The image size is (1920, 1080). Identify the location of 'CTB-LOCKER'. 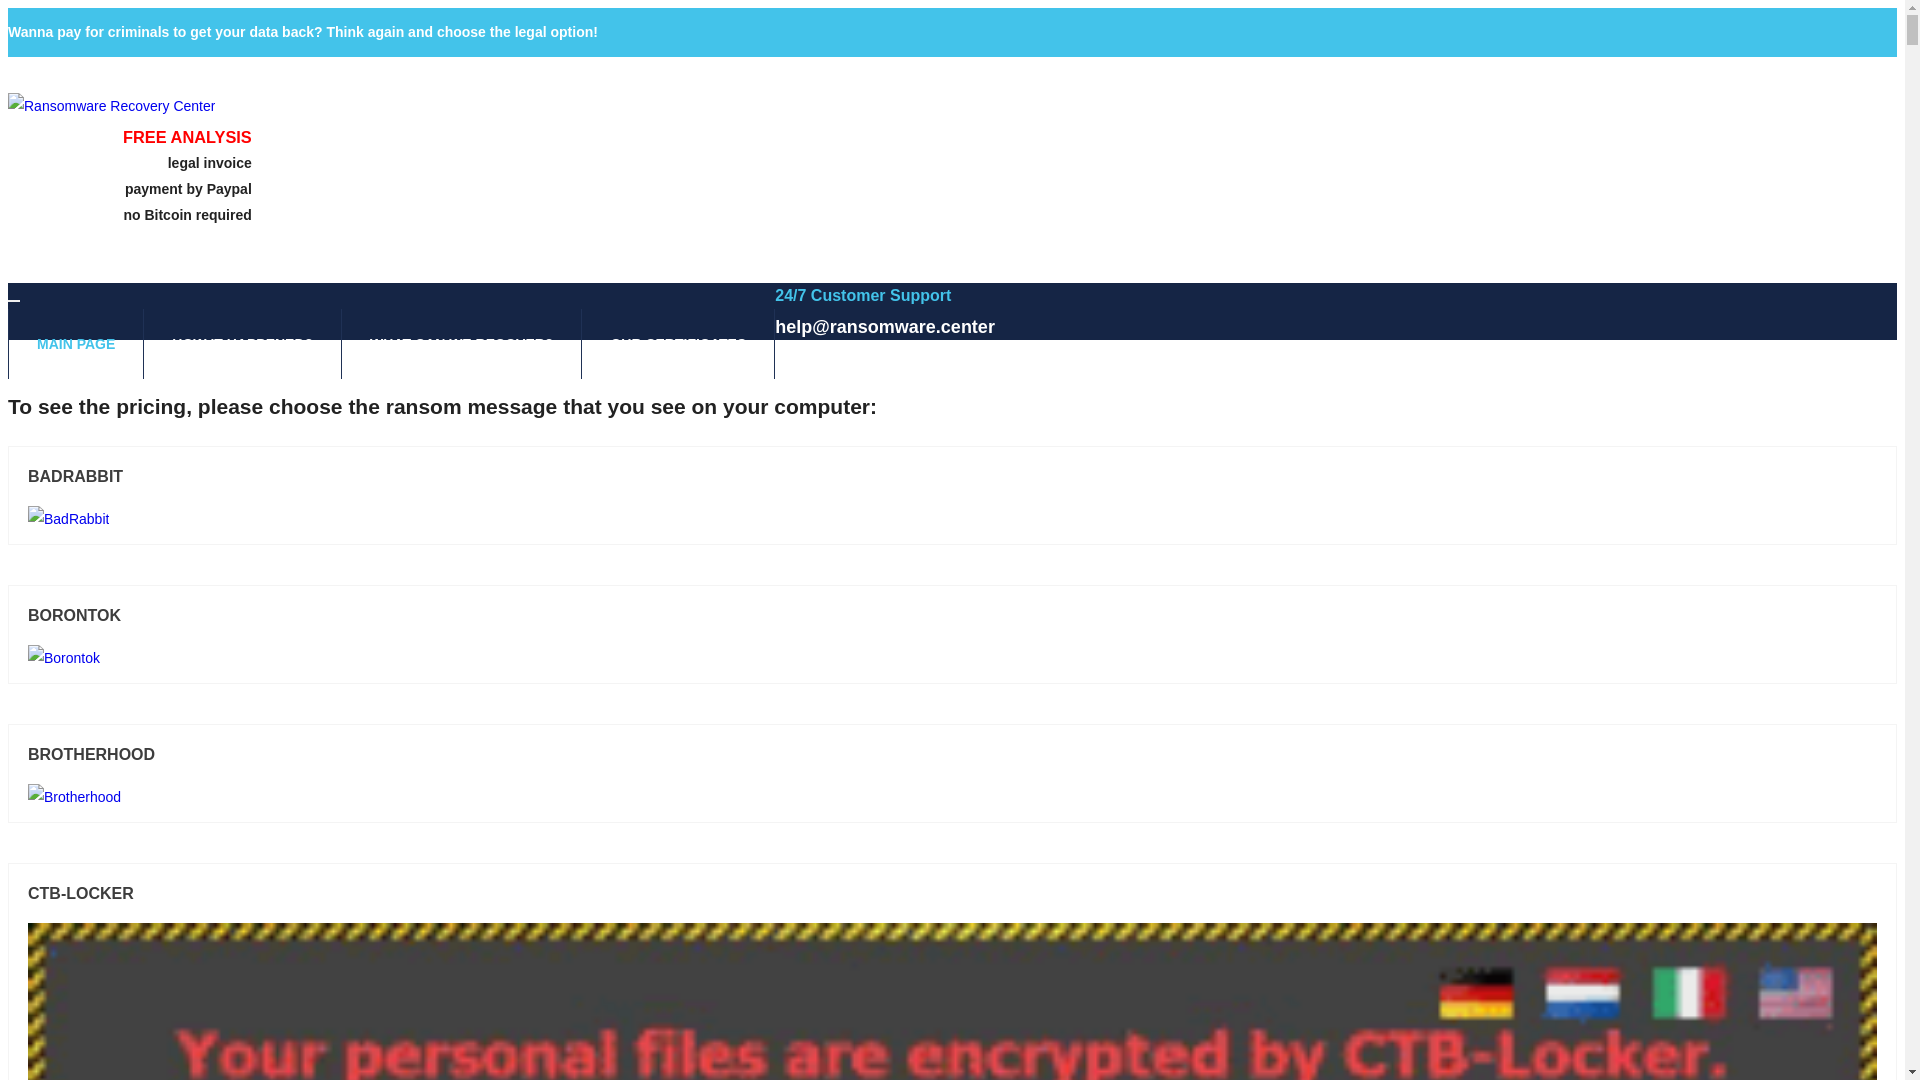
(28, 893).